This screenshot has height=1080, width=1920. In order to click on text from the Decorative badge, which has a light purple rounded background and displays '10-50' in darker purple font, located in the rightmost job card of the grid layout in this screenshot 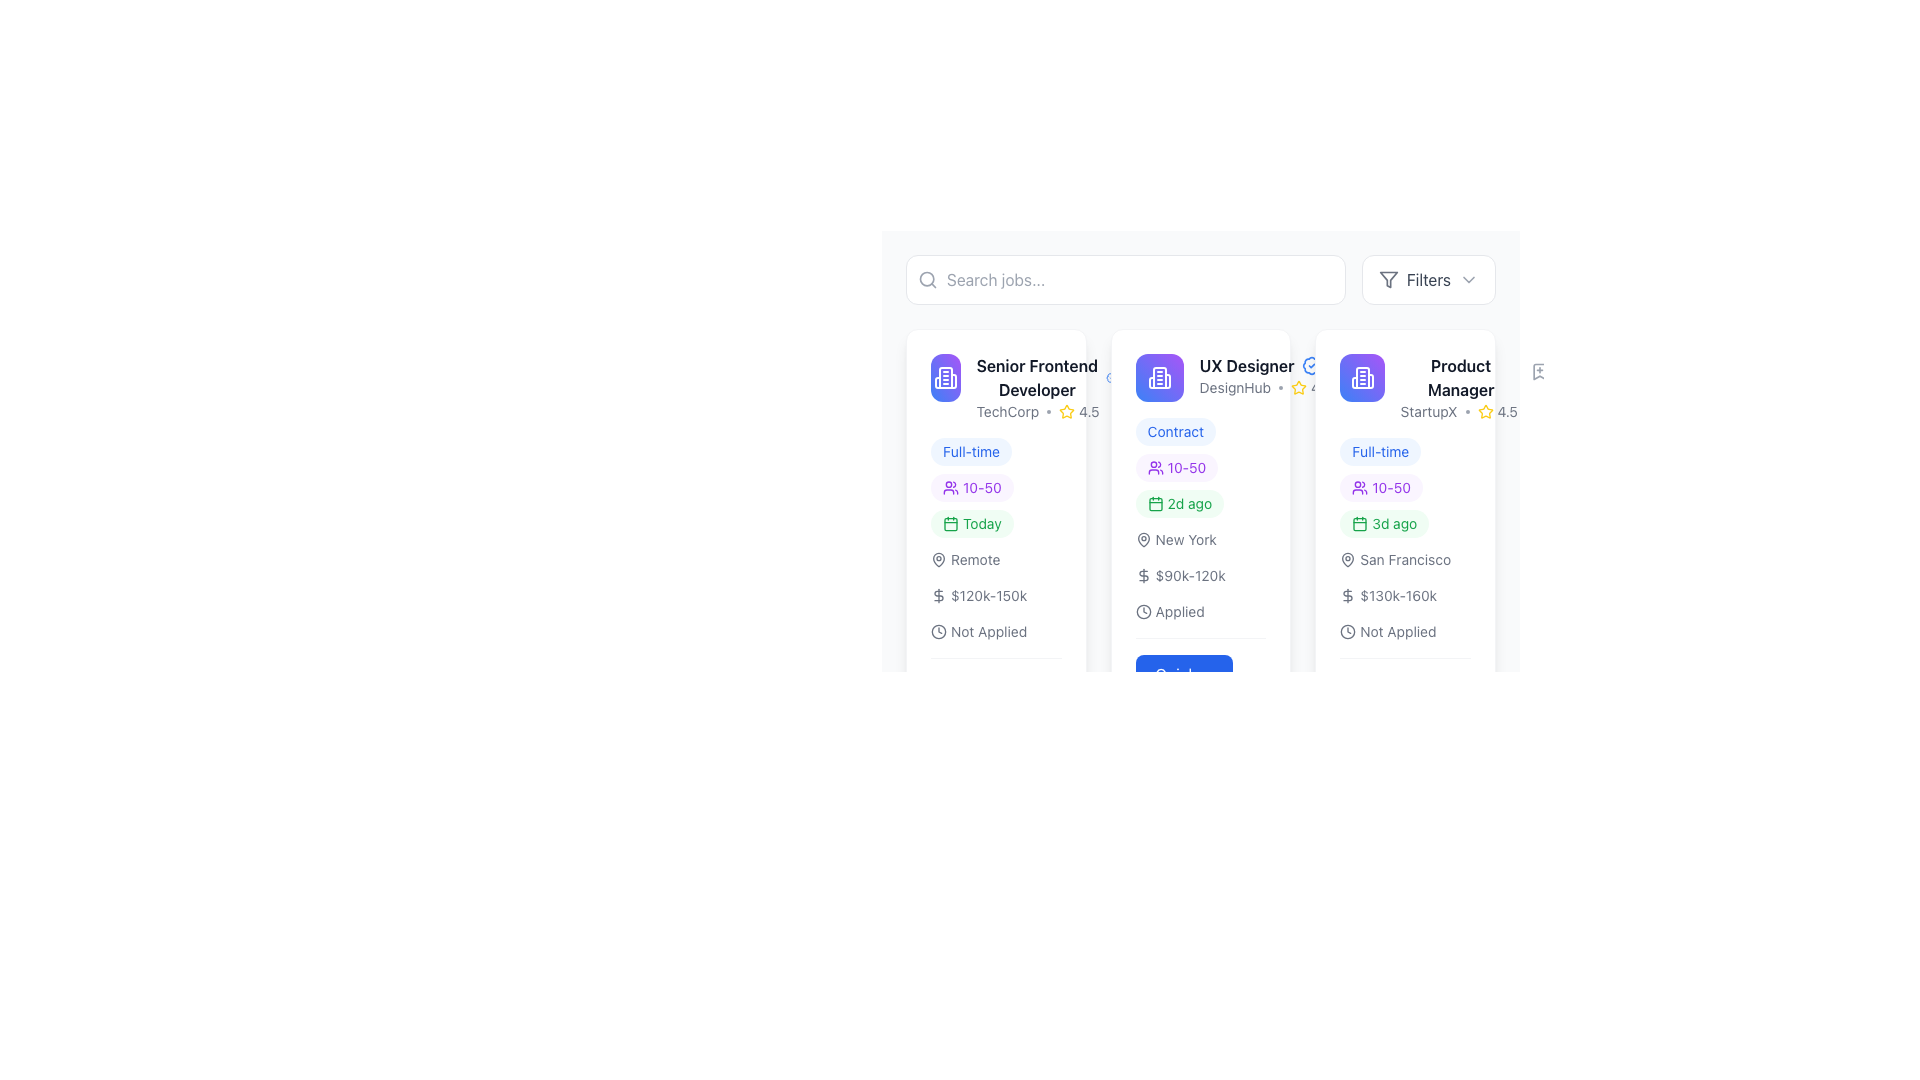, I will do `click(1380, 488)`.